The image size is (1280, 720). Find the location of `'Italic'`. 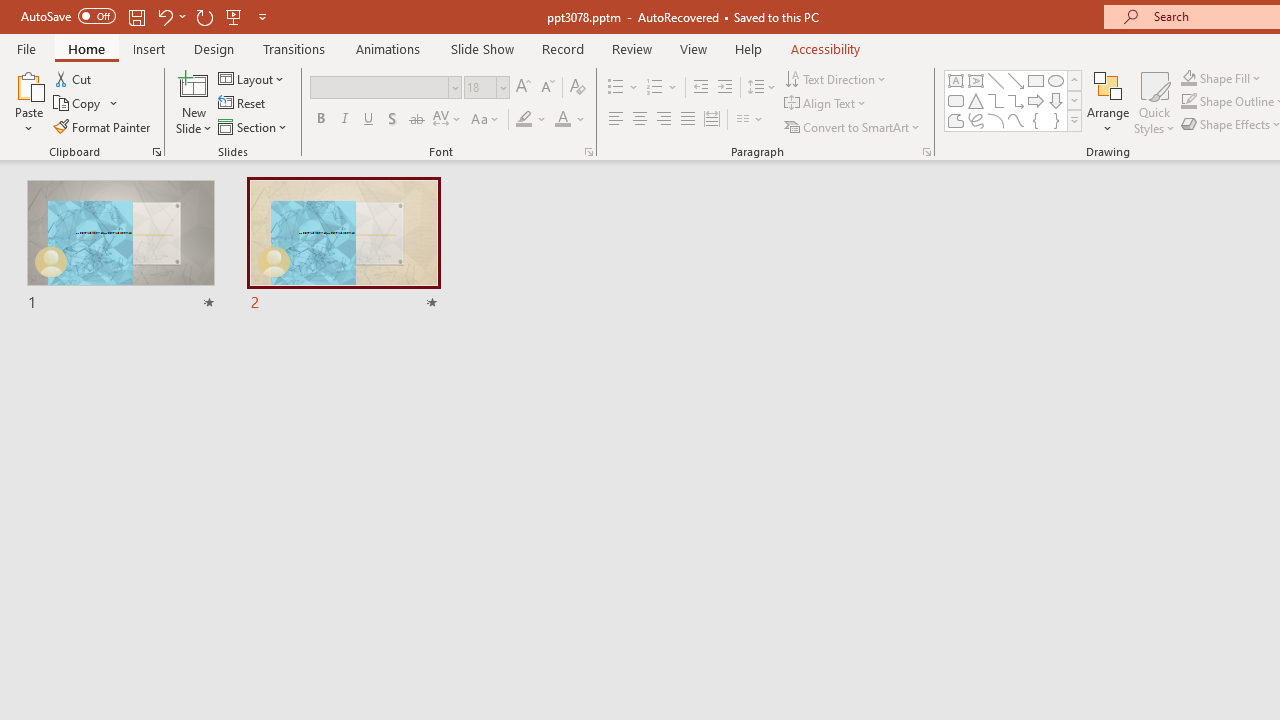

'Italic' is located at coordinates (344, 119).